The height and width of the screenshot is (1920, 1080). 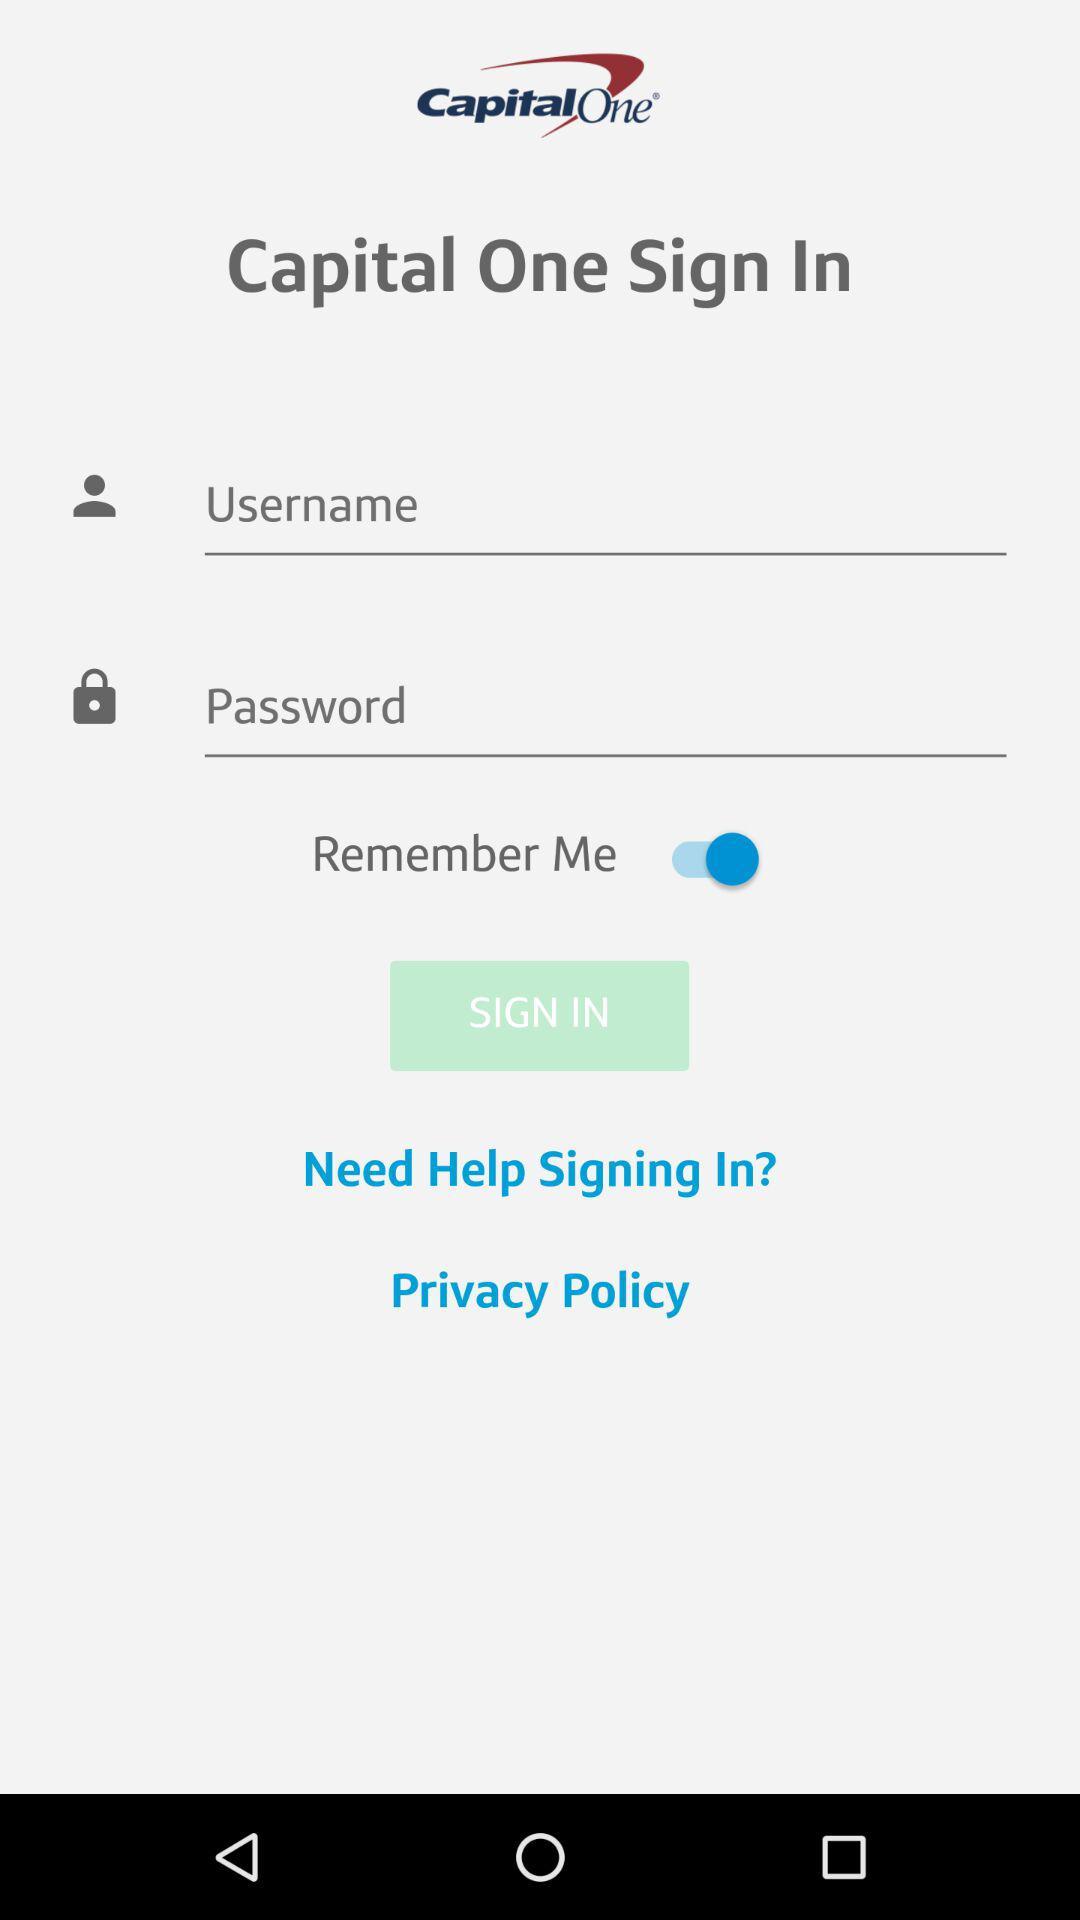 What do you see at coordinates (538, 858) in the screenshot?
I see `item above the sign in icon` at bounding box center [538, 858].